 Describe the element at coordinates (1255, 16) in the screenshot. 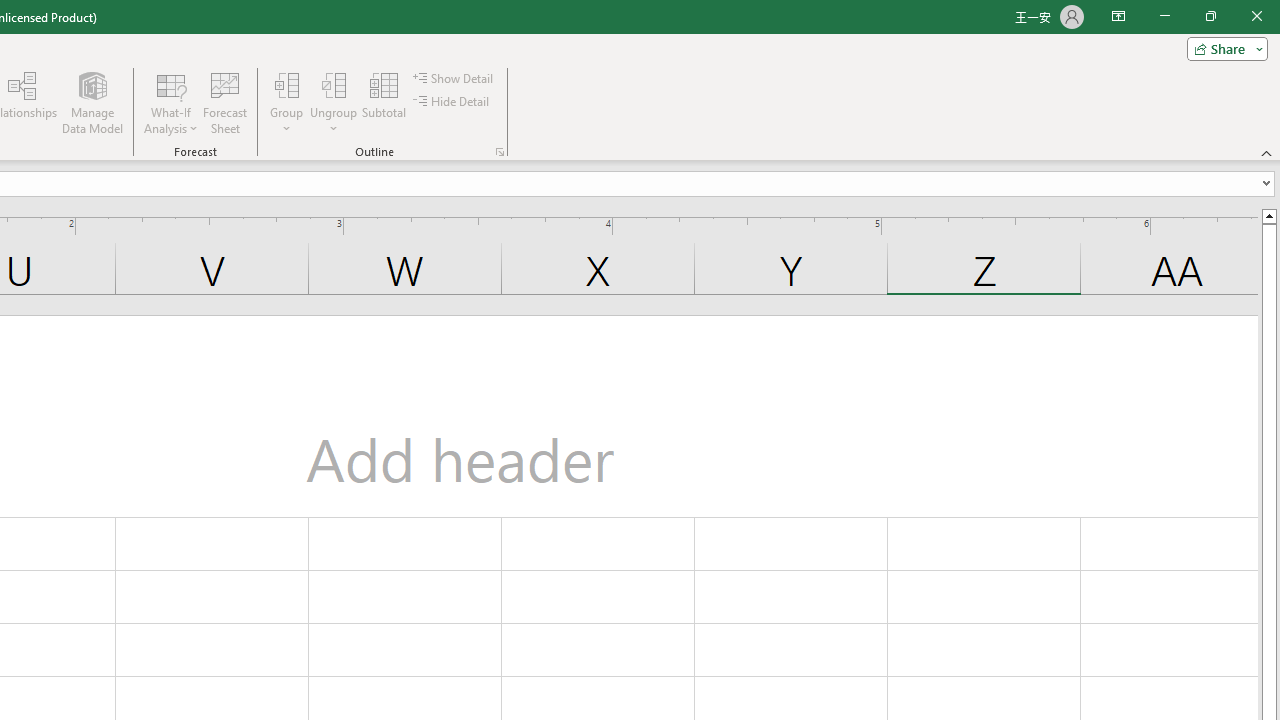

I see `'Close'` at that location.